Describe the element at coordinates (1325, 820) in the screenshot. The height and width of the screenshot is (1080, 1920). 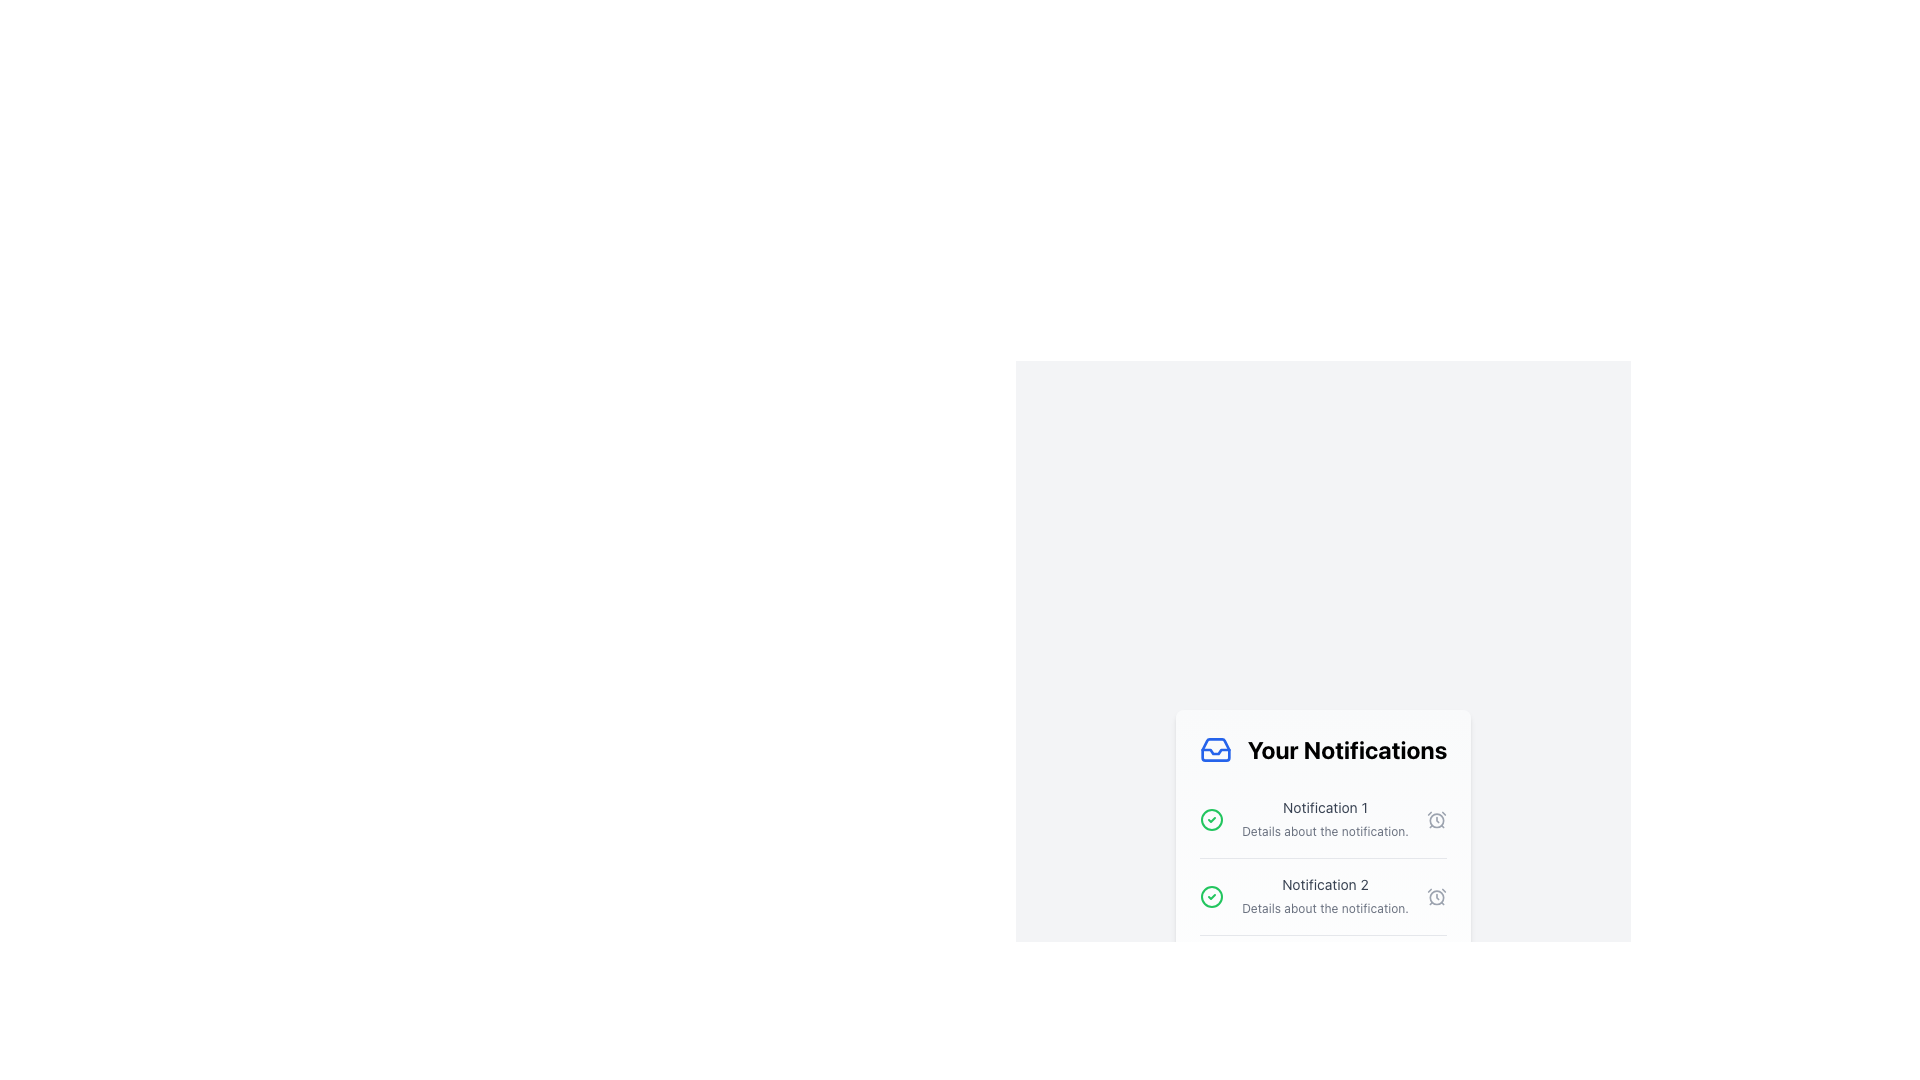
I see `text content of the Text Display Component displaying 'Notification 1' and its description, located below 'Your Notifications' and between a green checkmark icon and a gear icon` at that location.